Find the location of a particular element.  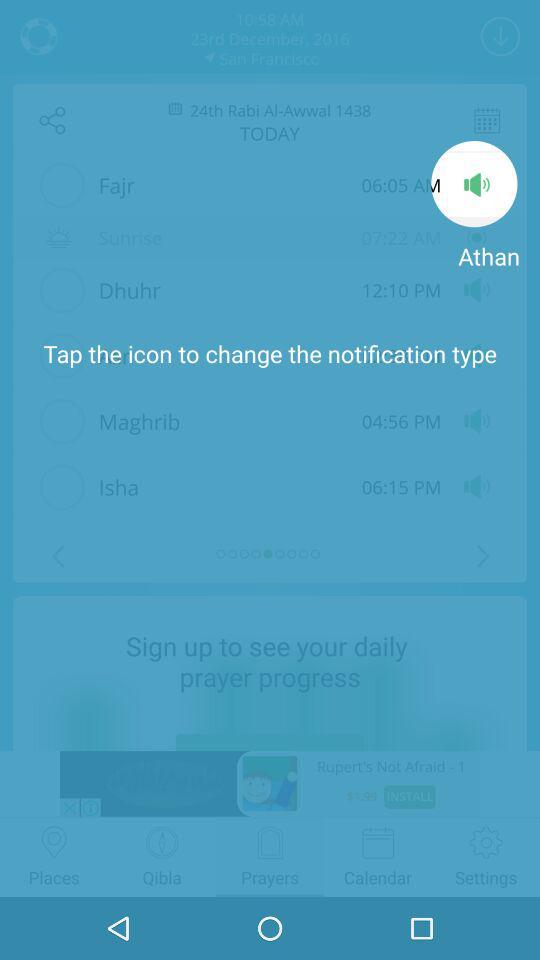

the expand_more icon is located at coordinates (499, 35).